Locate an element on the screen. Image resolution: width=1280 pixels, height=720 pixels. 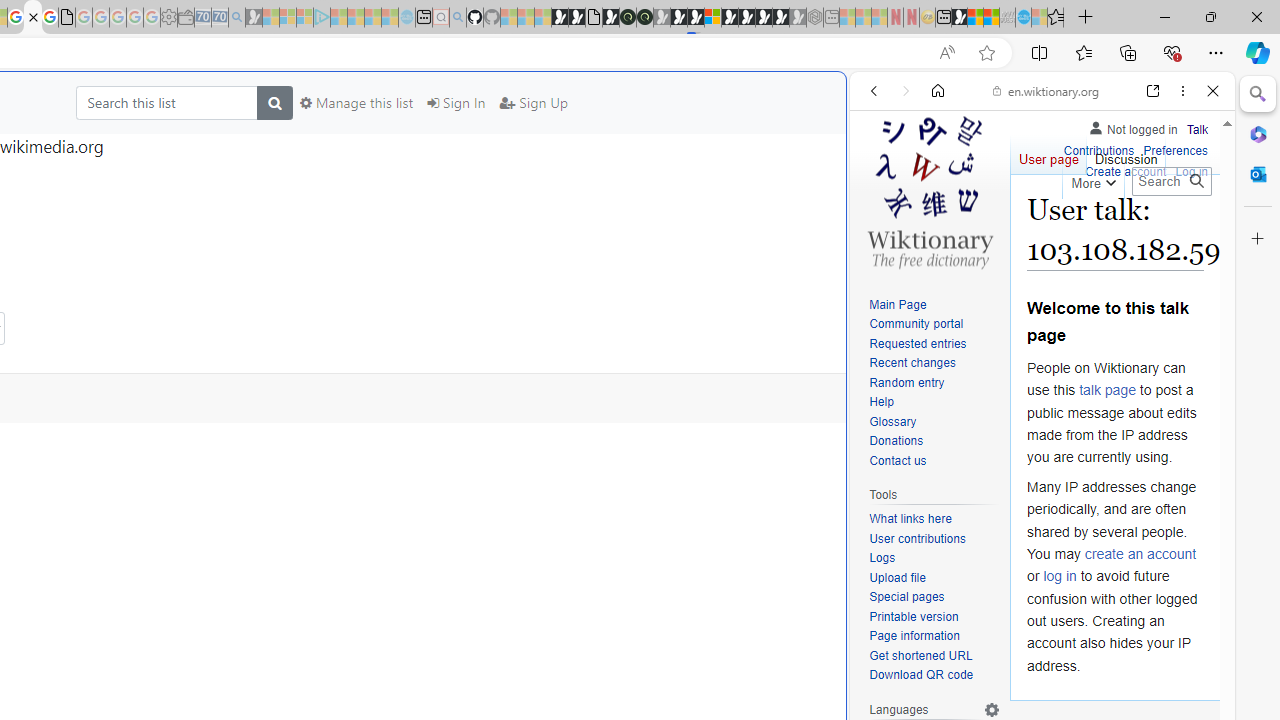
'Discussion' is located at coordinates (1125, 154).